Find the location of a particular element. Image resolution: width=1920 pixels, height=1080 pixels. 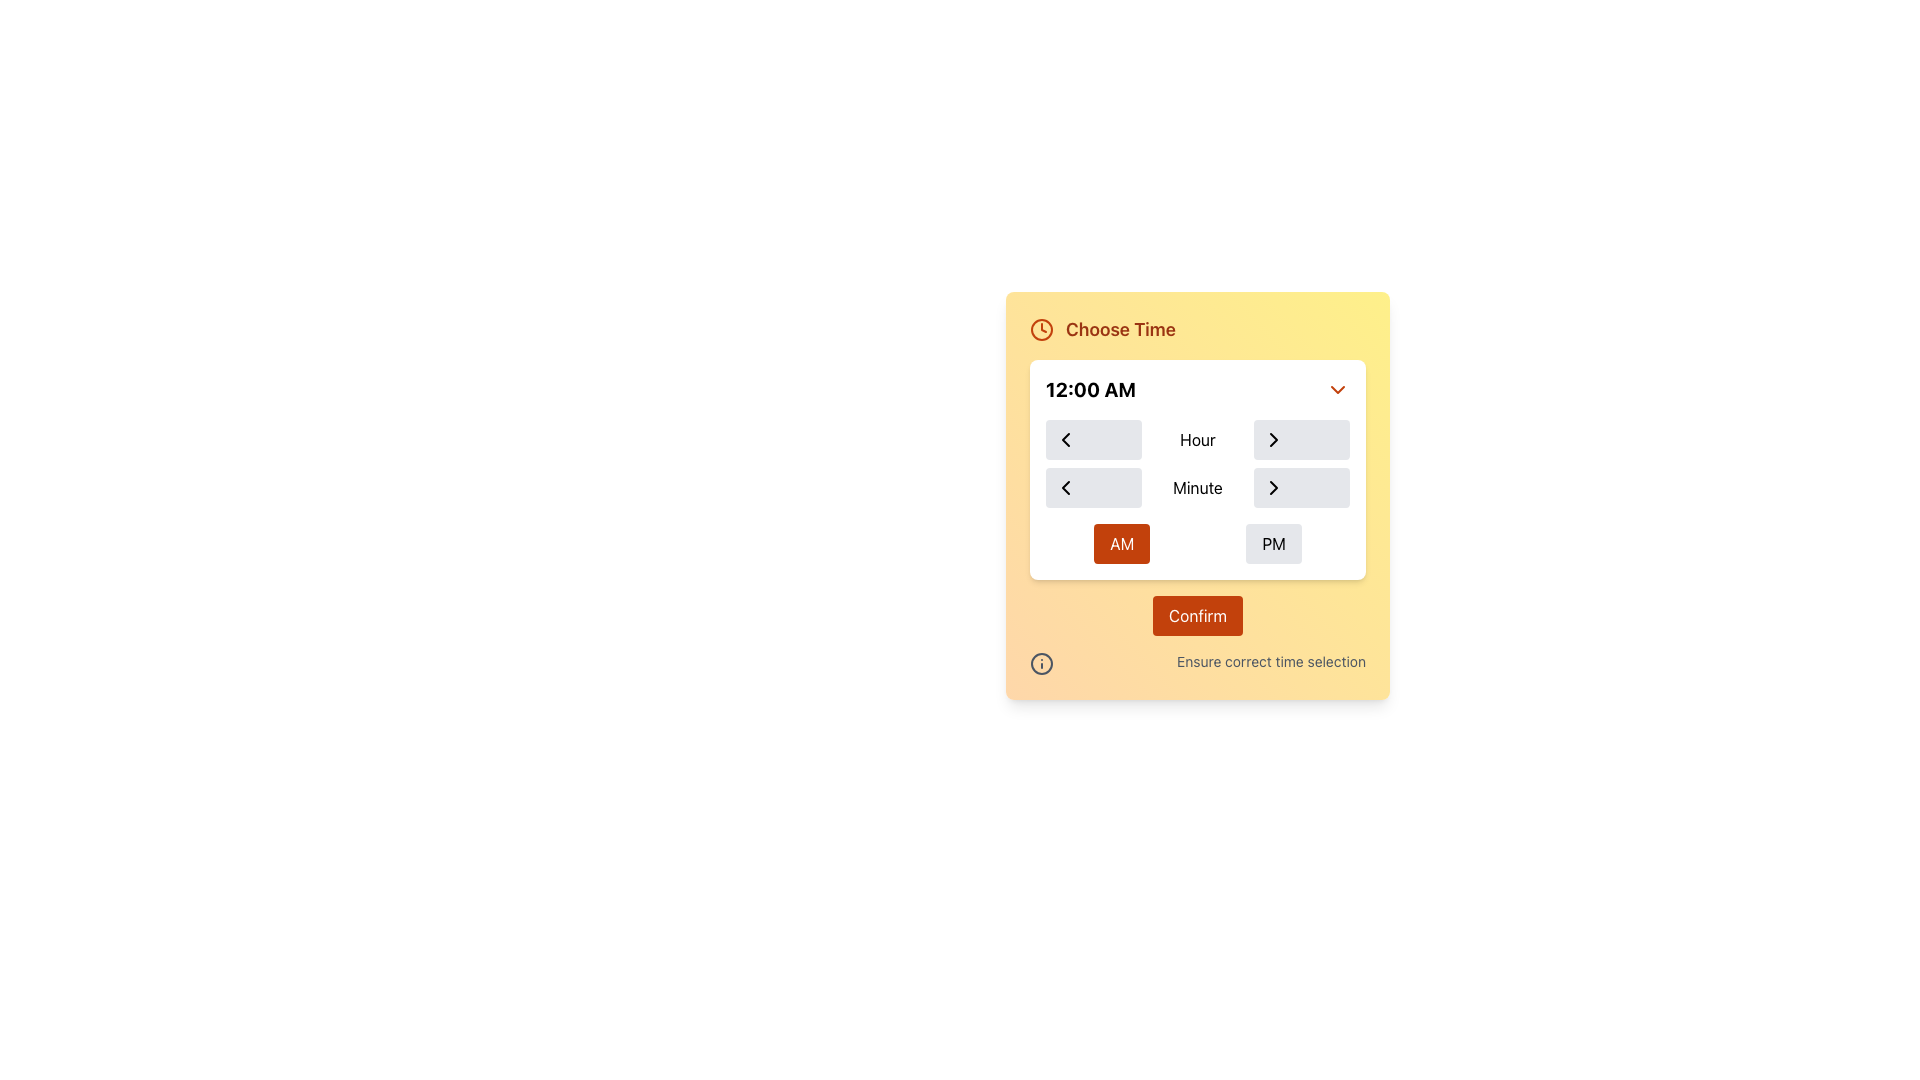

the leftward pointing triangular chevron icon within the dialog interface to decrement the minute value is located at coordinates (1064, 488).